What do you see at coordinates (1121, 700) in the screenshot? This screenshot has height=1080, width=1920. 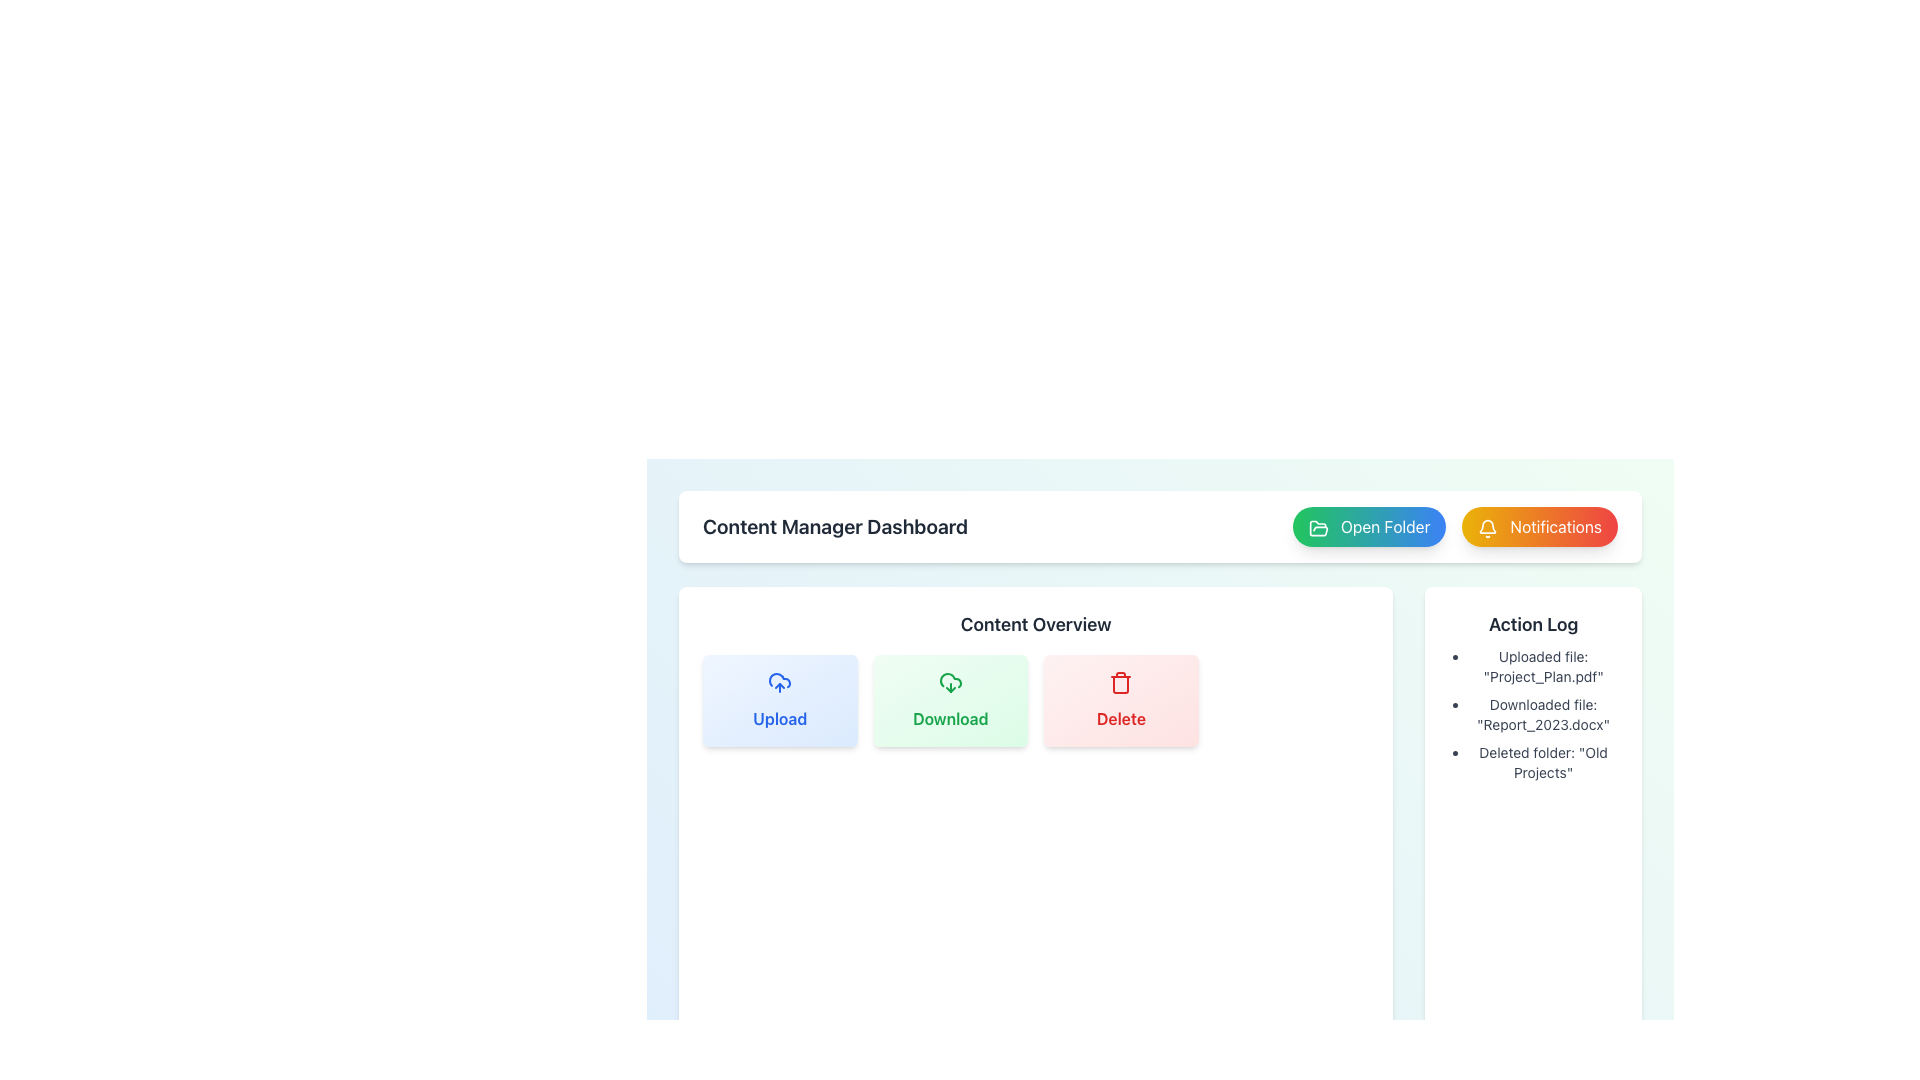 I see `the 'Delete' button with a red trash bin icon` at bounding box center [1121, 700].